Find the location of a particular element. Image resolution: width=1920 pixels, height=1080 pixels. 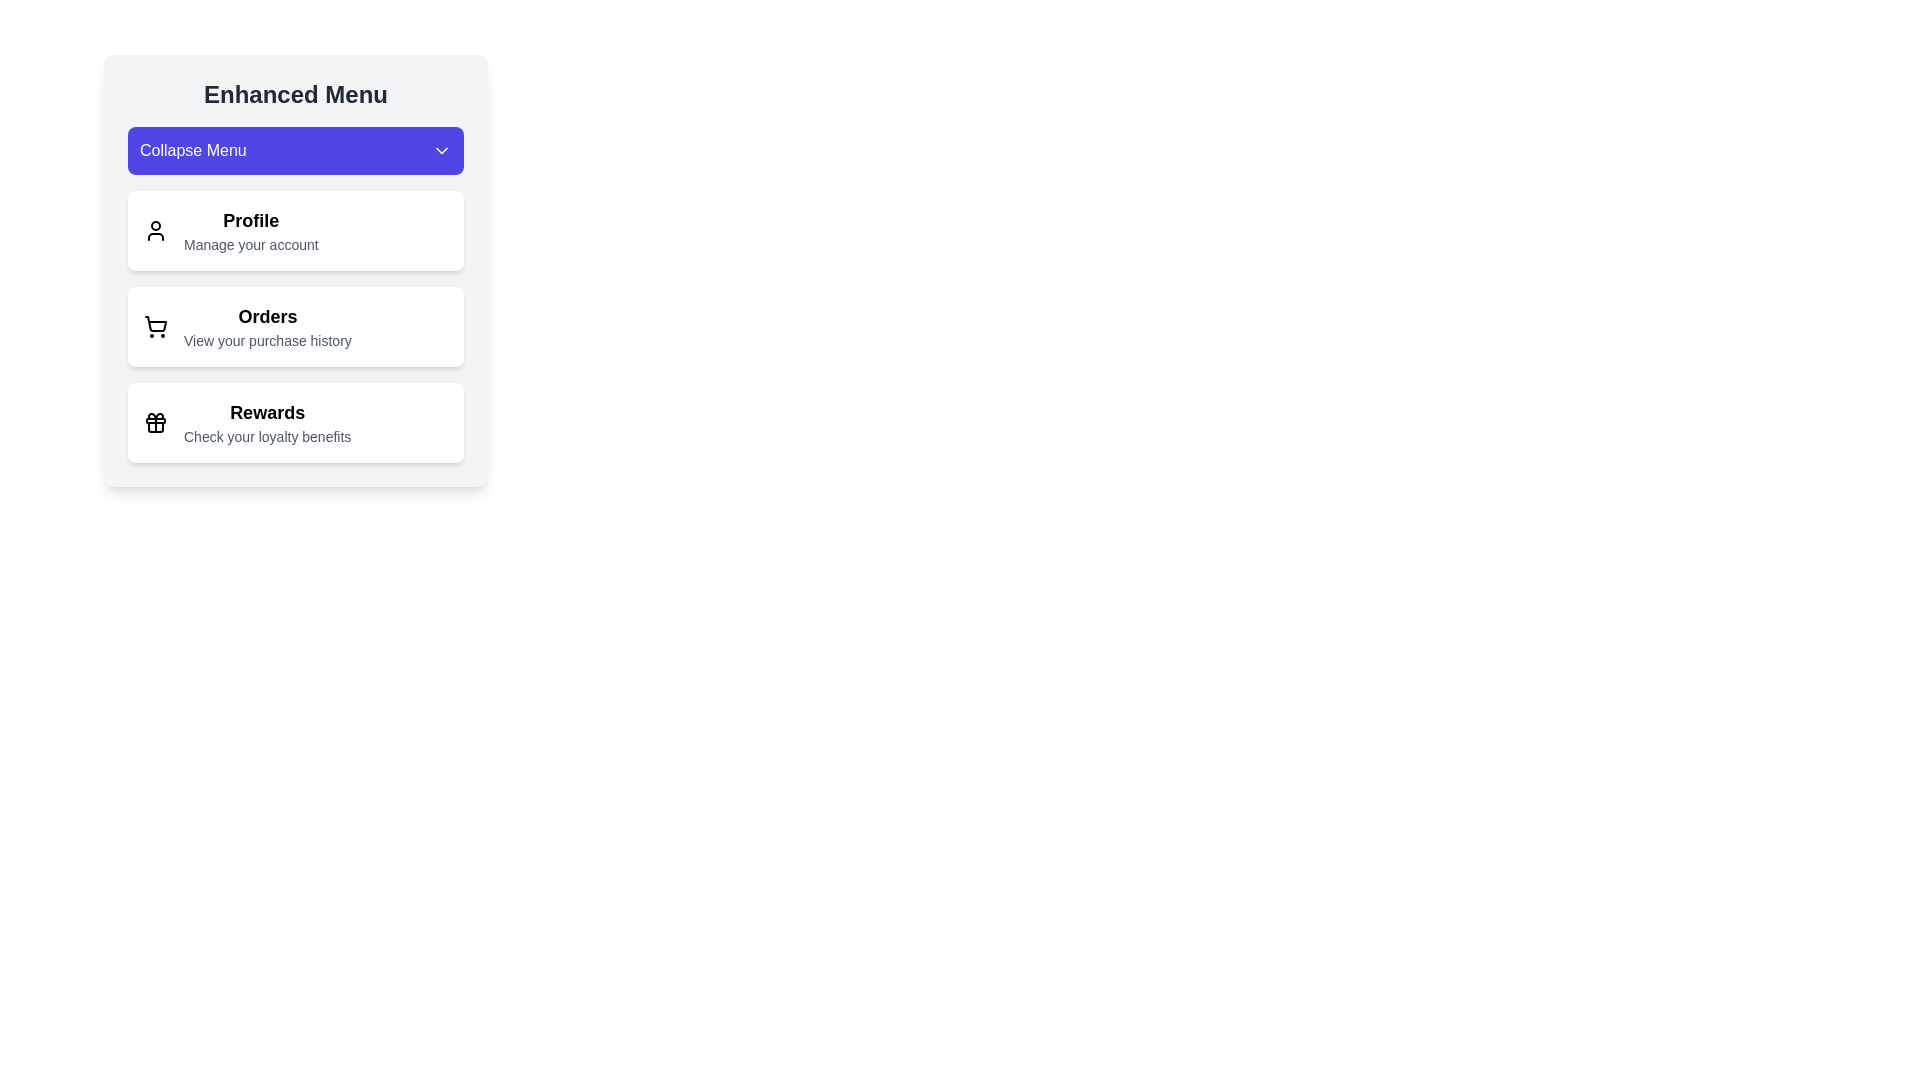

the 'Collapse Menu' button is located at coordinates (295, 149).